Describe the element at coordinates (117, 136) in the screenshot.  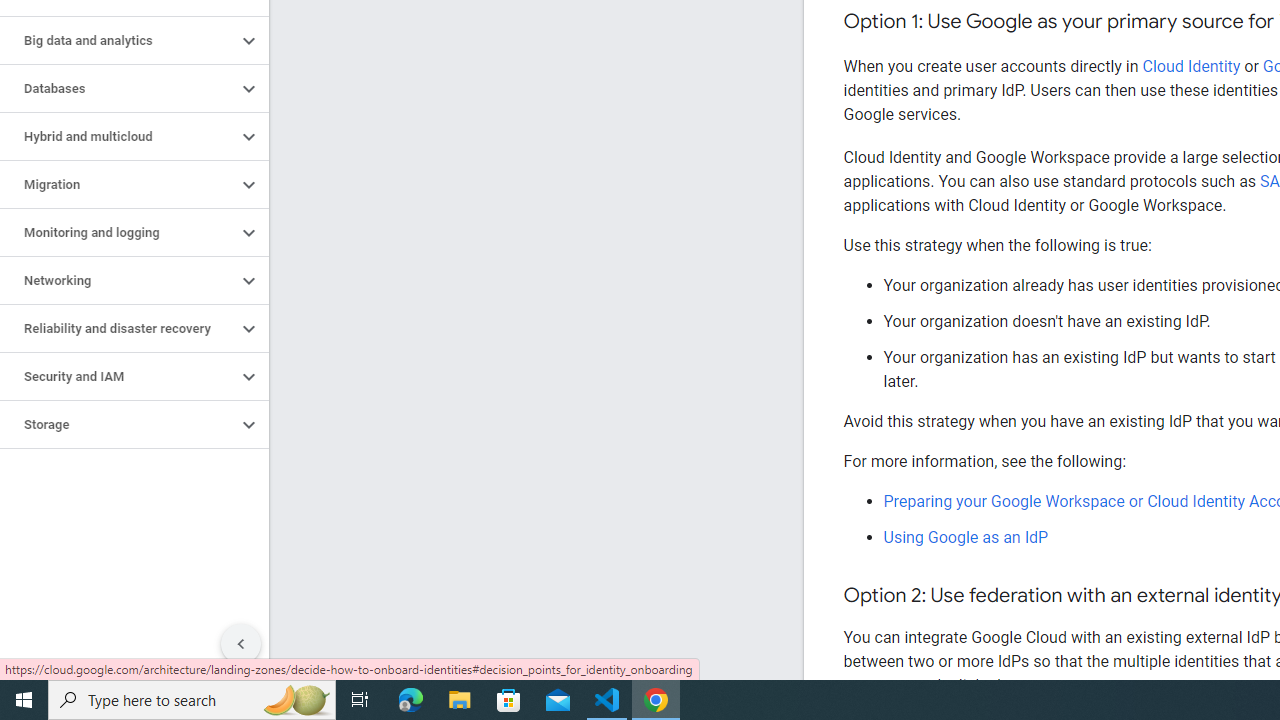
I see `'Hybrid and multicloud'` at that location.